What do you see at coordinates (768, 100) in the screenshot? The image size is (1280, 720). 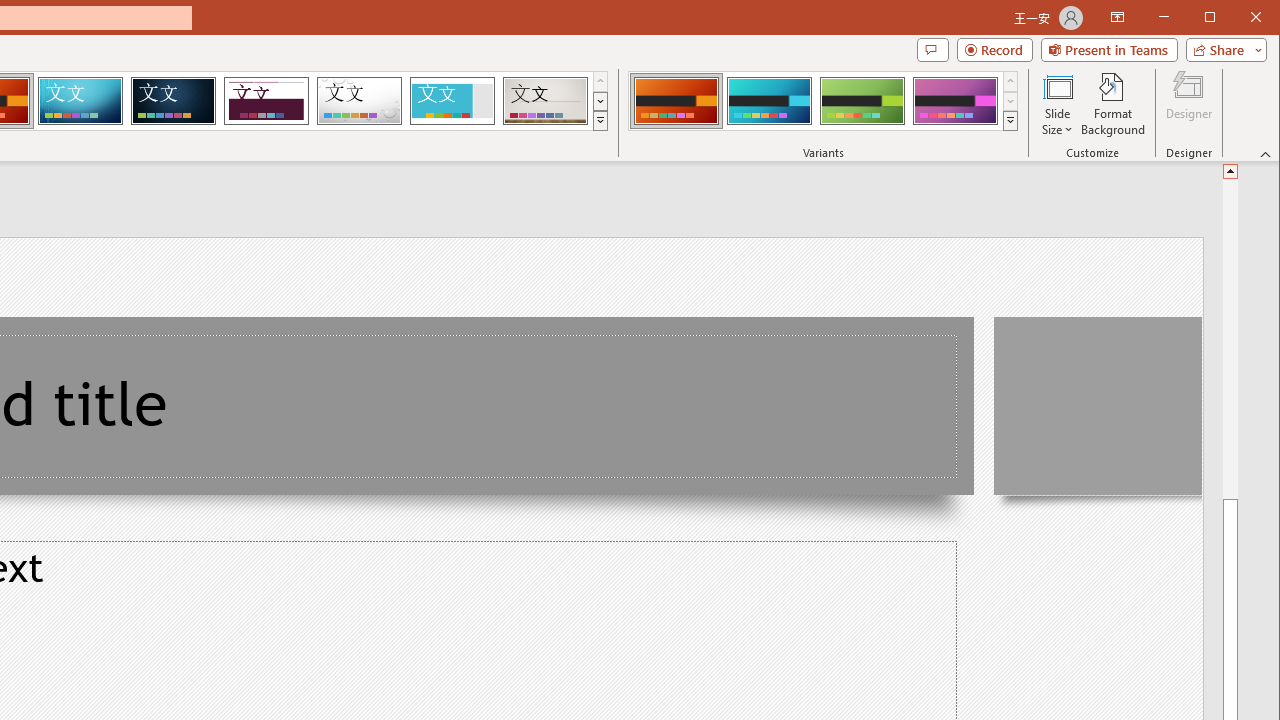 I see `'Berlin Variant 2'` at bounding box center [768, 100].